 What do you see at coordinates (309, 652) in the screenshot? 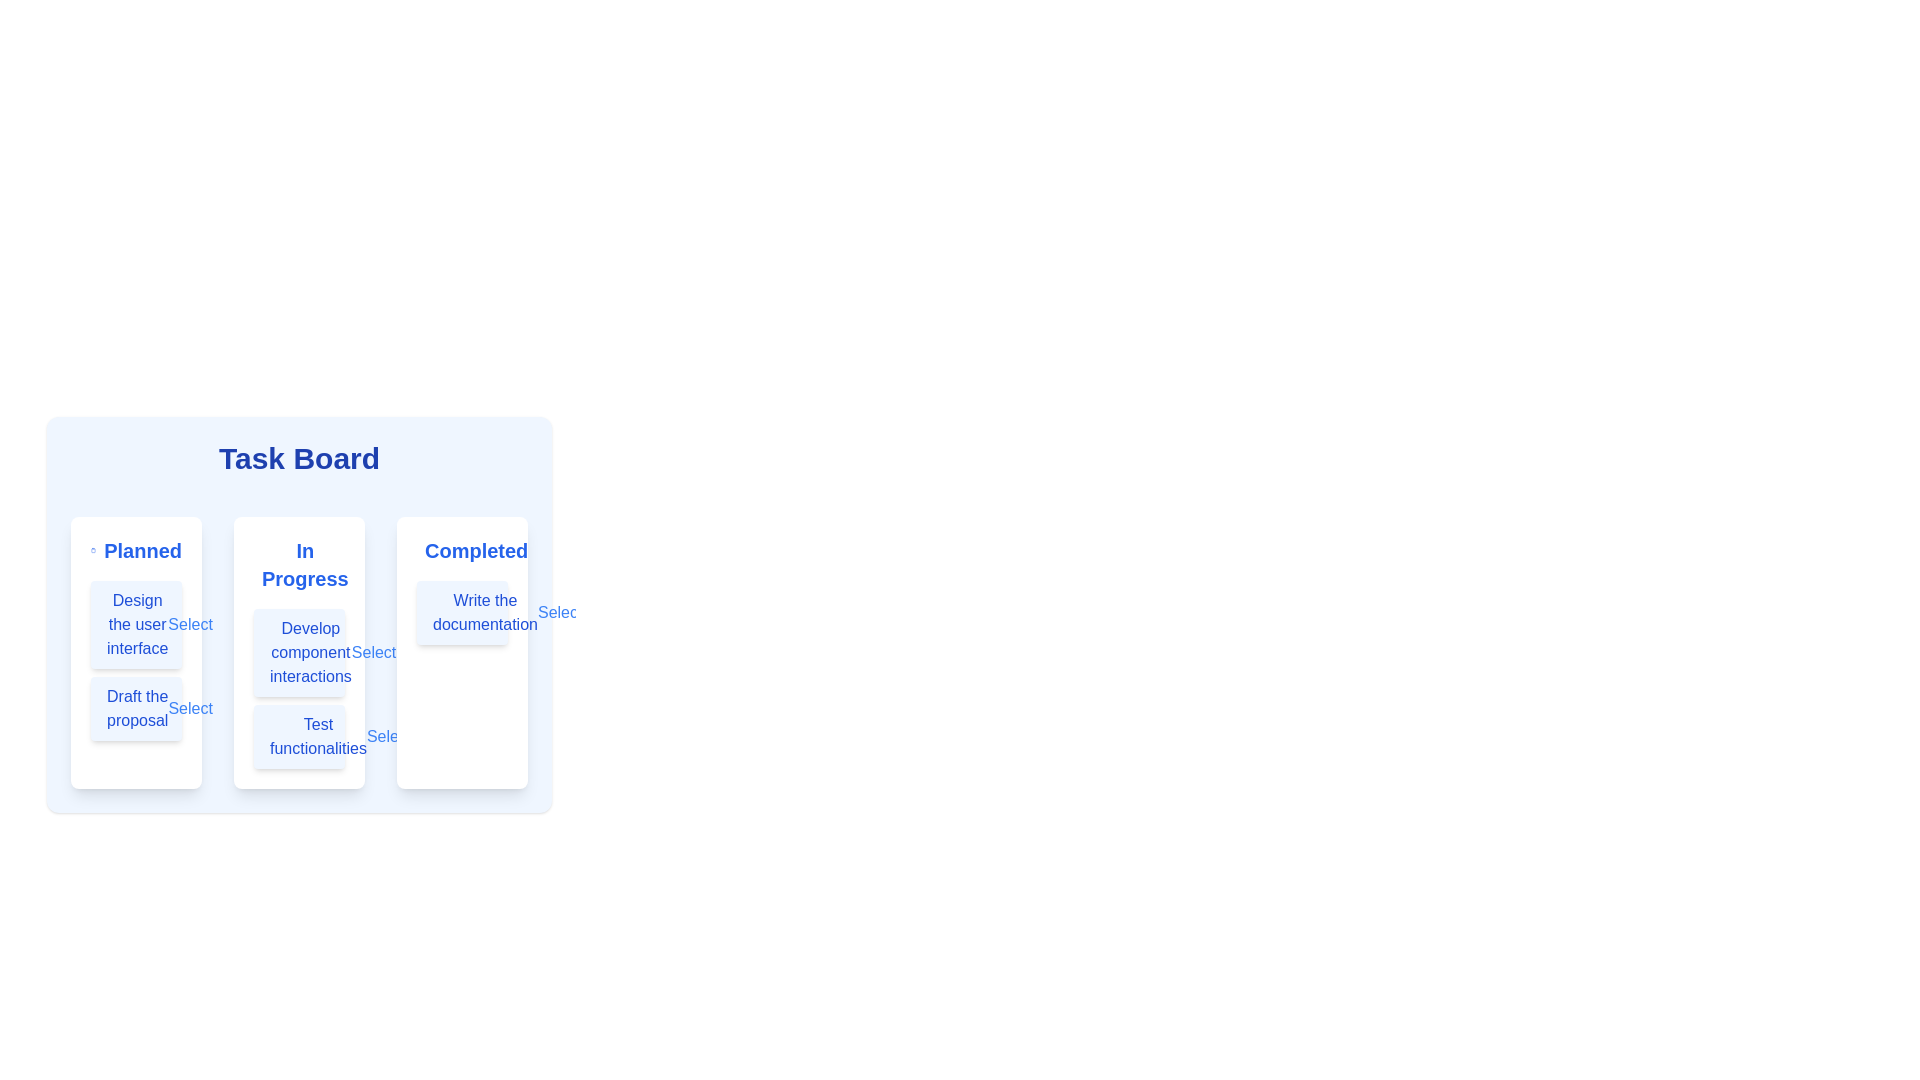
I see `the Text Label element that reads 'Develop component interactions', which is styled in blue and bold, located in the 'In Progress' column of the kanban board` at bounding box center [309, 652].